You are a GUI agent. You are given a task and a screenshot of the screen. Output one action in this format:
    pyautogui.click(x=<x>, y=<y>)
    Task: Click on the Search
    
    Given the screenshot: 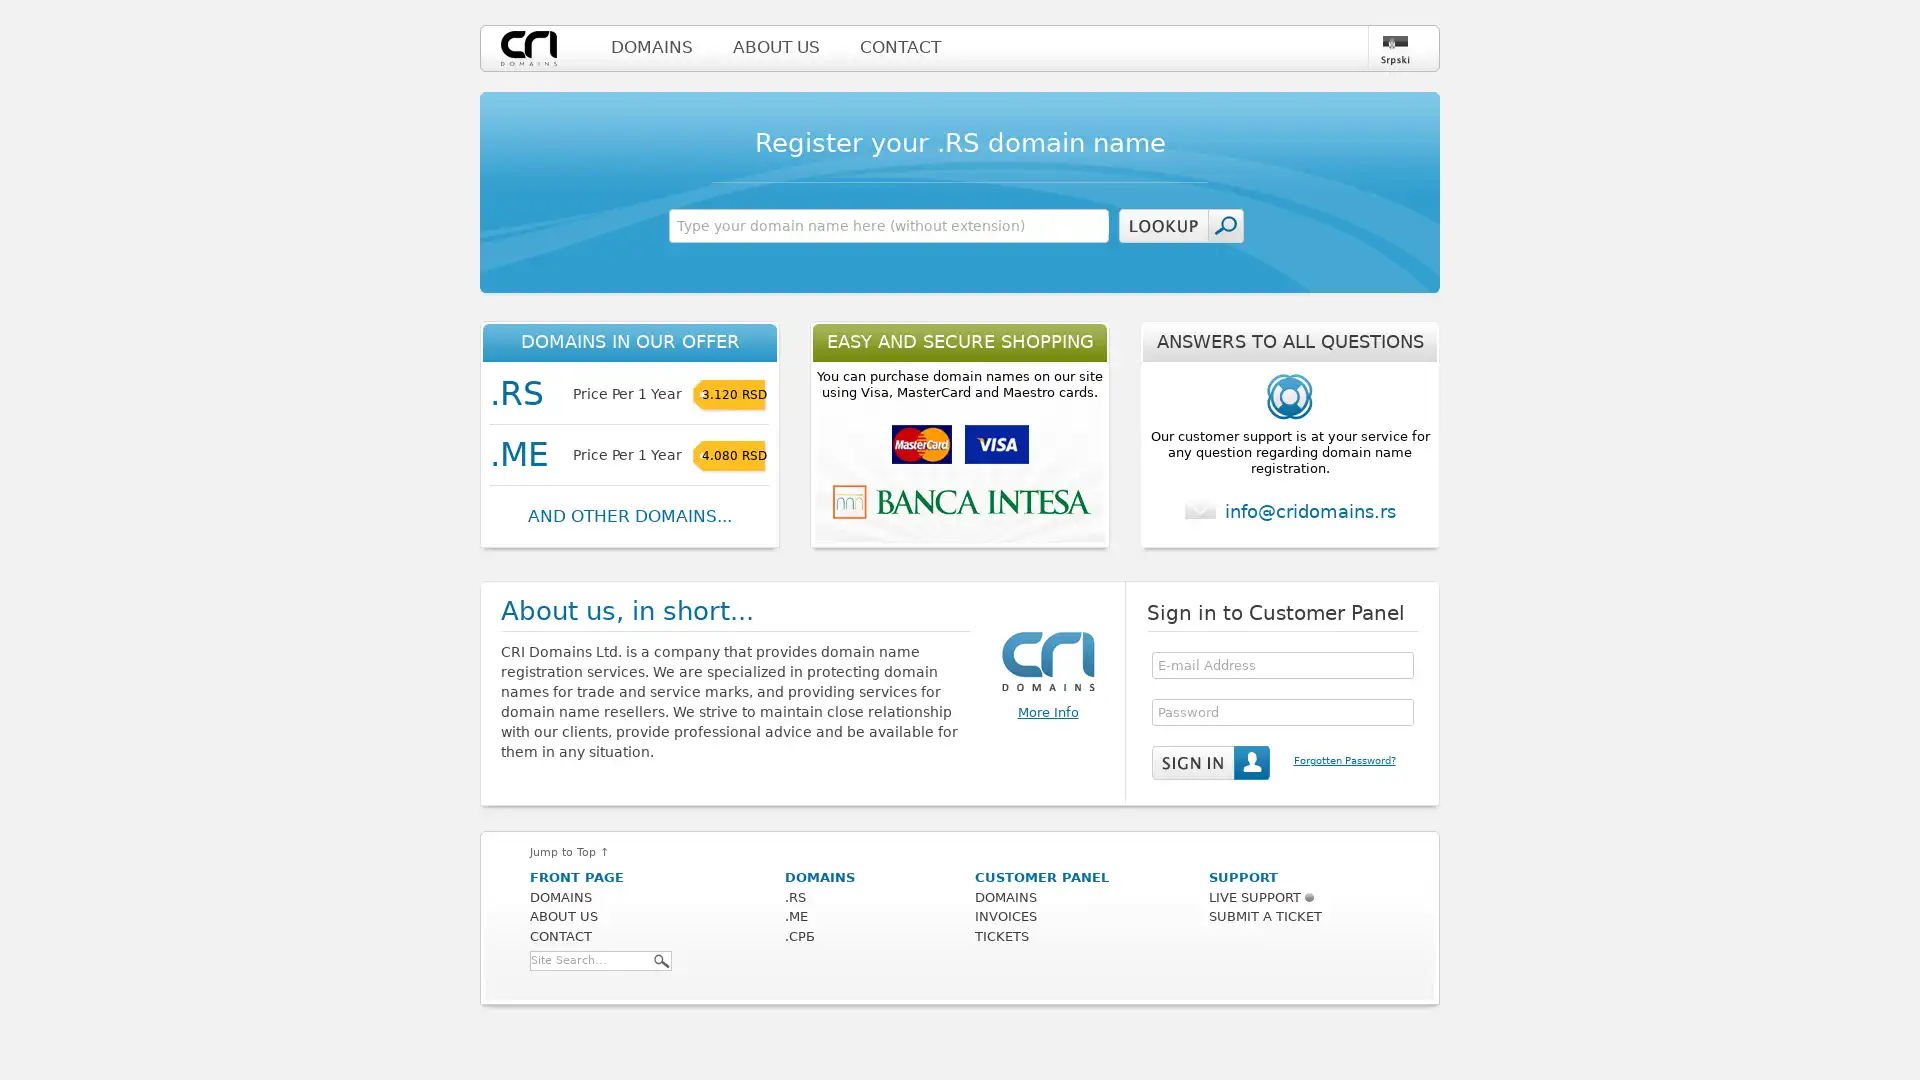 What is the action you would take?
    pyautogui.click(x=662, y=959)
    